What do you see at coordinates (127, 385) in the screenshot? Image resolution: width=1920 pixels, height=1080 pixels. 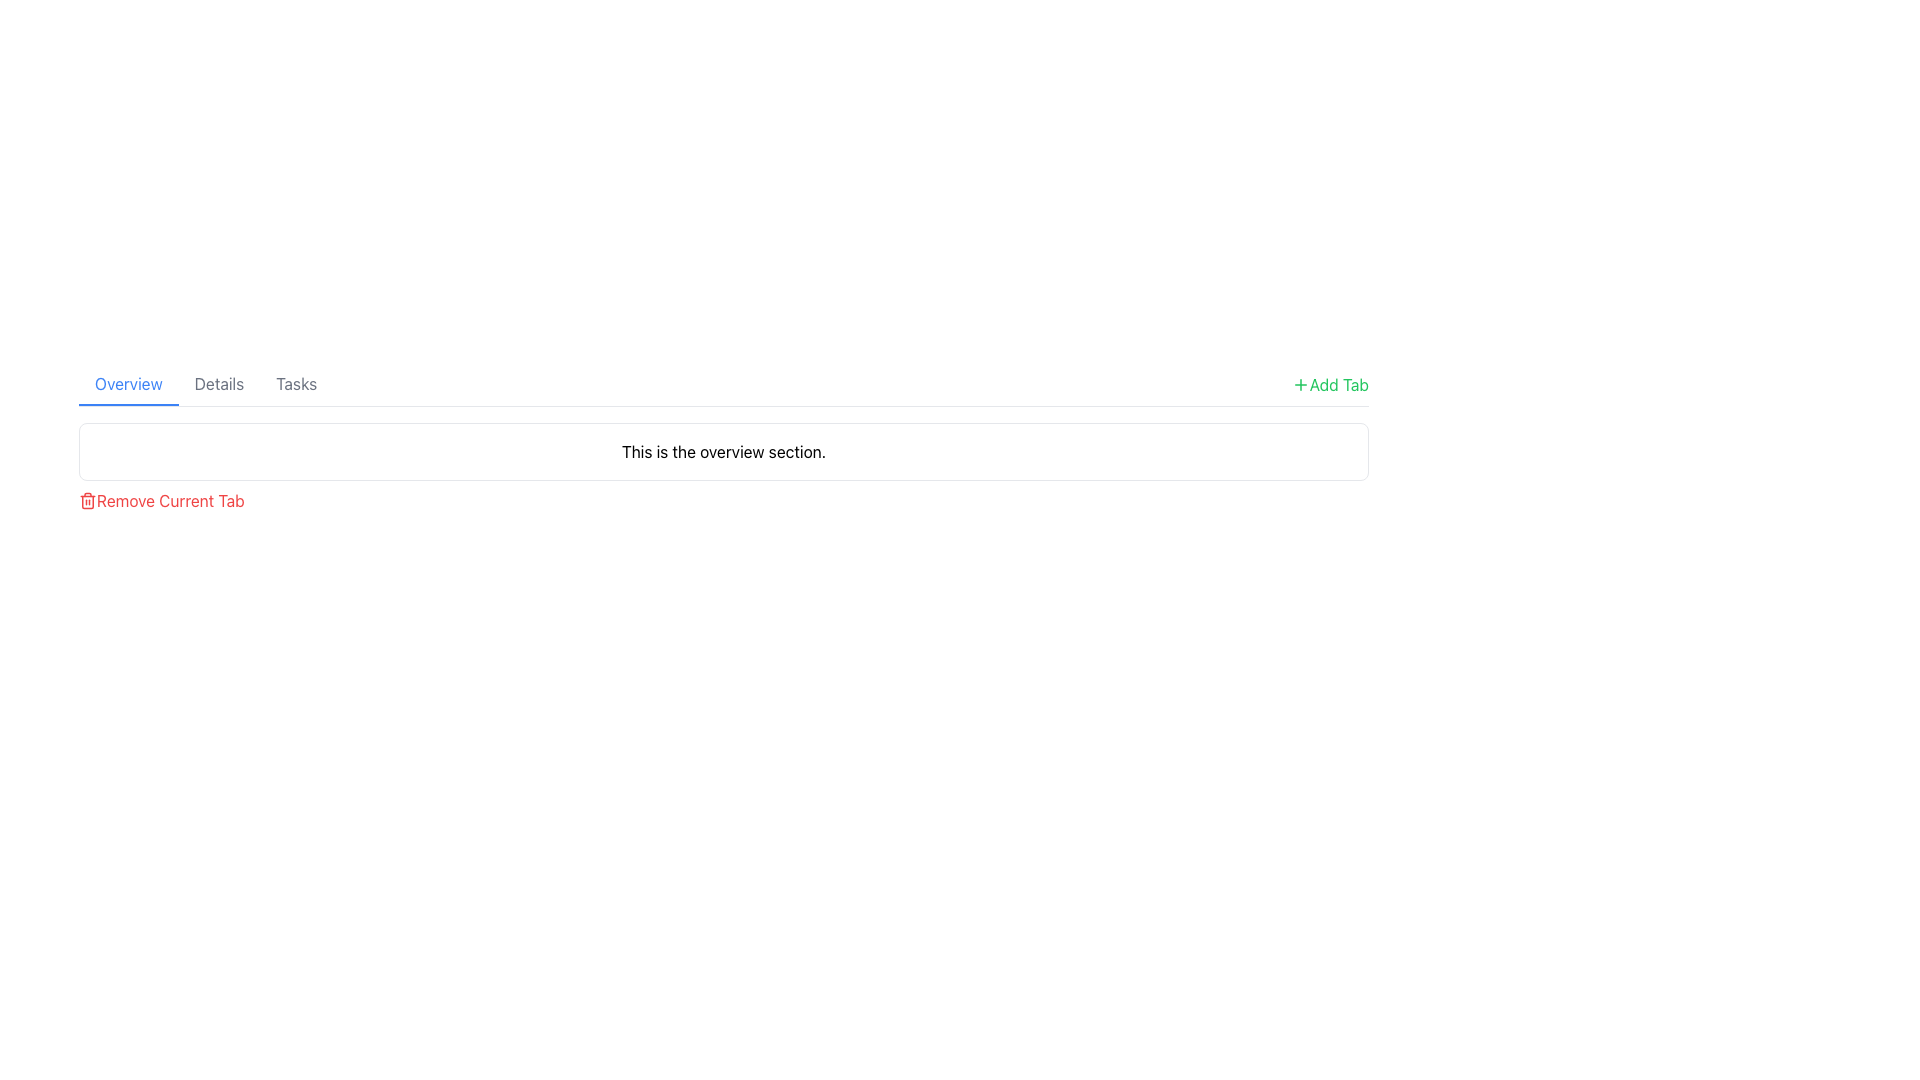 I see `the 'Overview' navigational tab, which is styled in blue font with a bold underline` at bounding box center [127, 385].